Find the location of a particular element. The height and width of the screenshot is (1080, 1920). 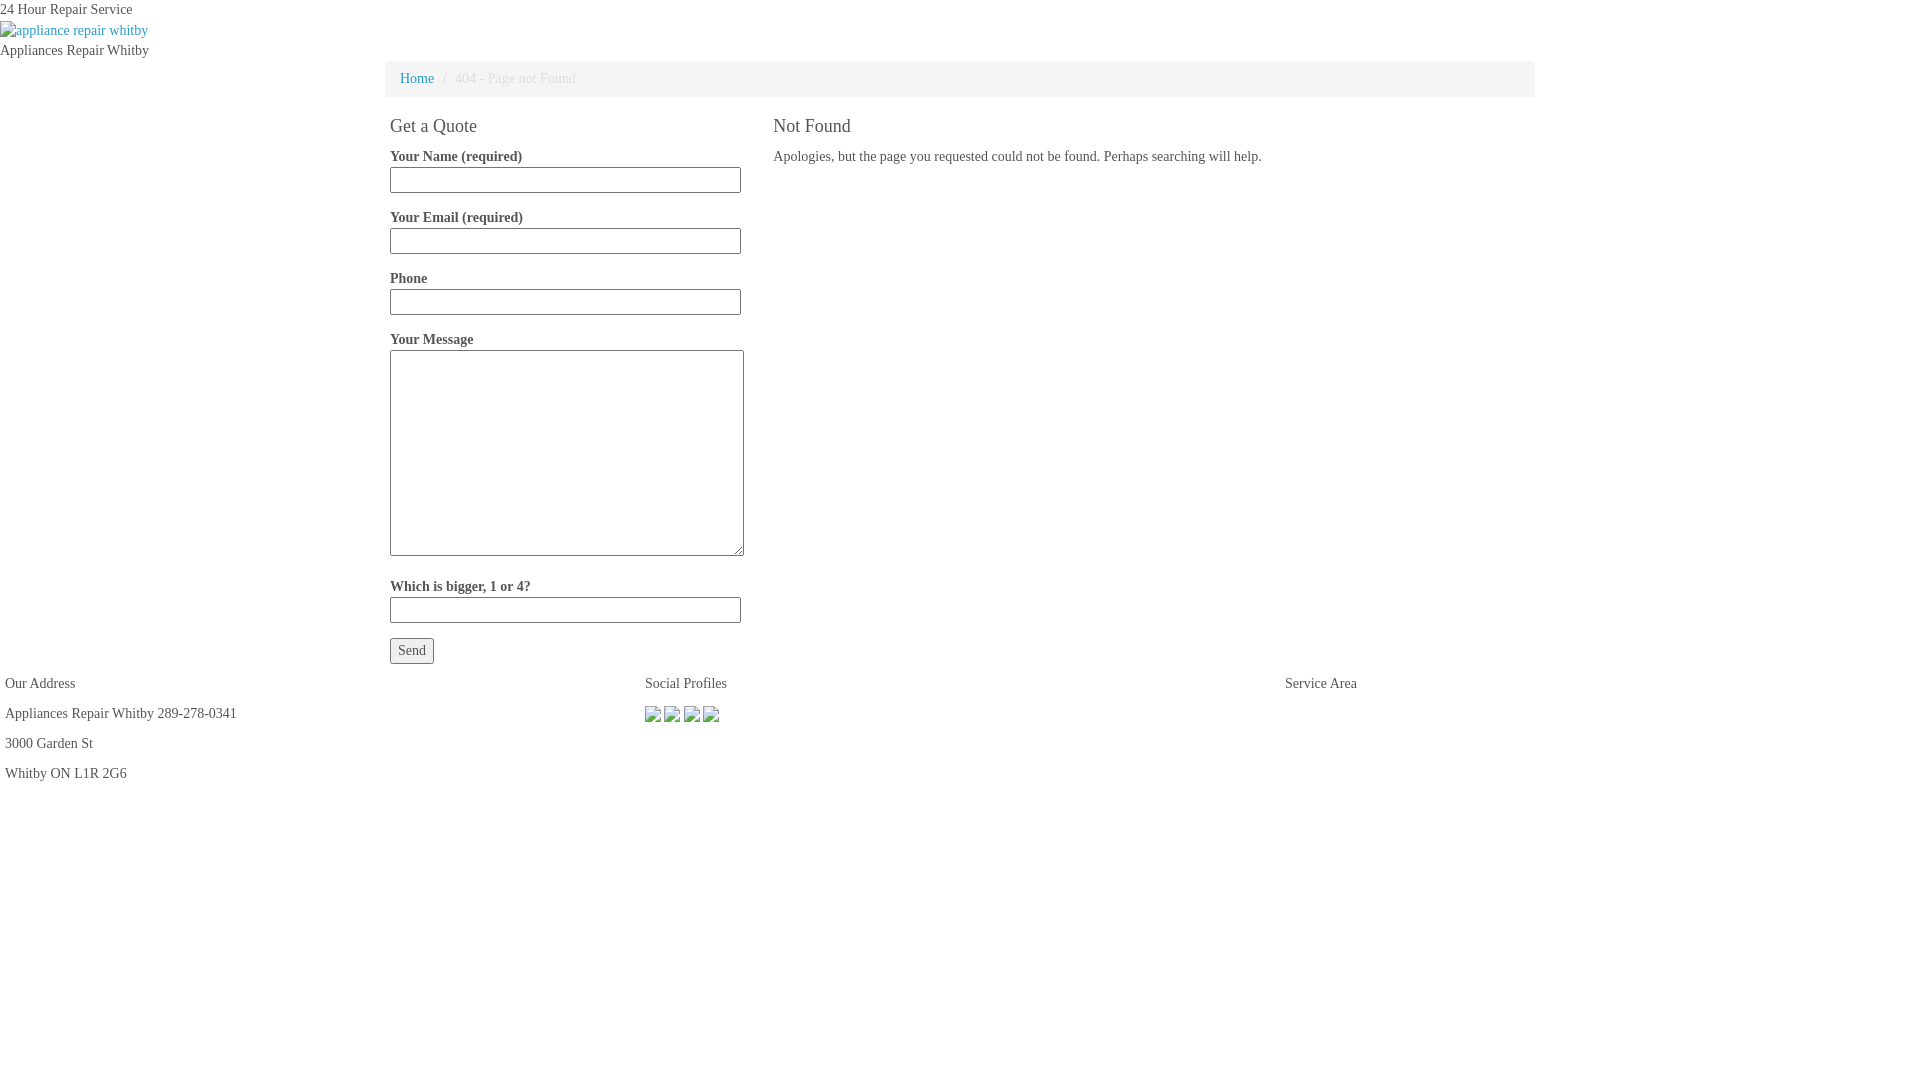

'Home' is located at coordinates (399, 77).